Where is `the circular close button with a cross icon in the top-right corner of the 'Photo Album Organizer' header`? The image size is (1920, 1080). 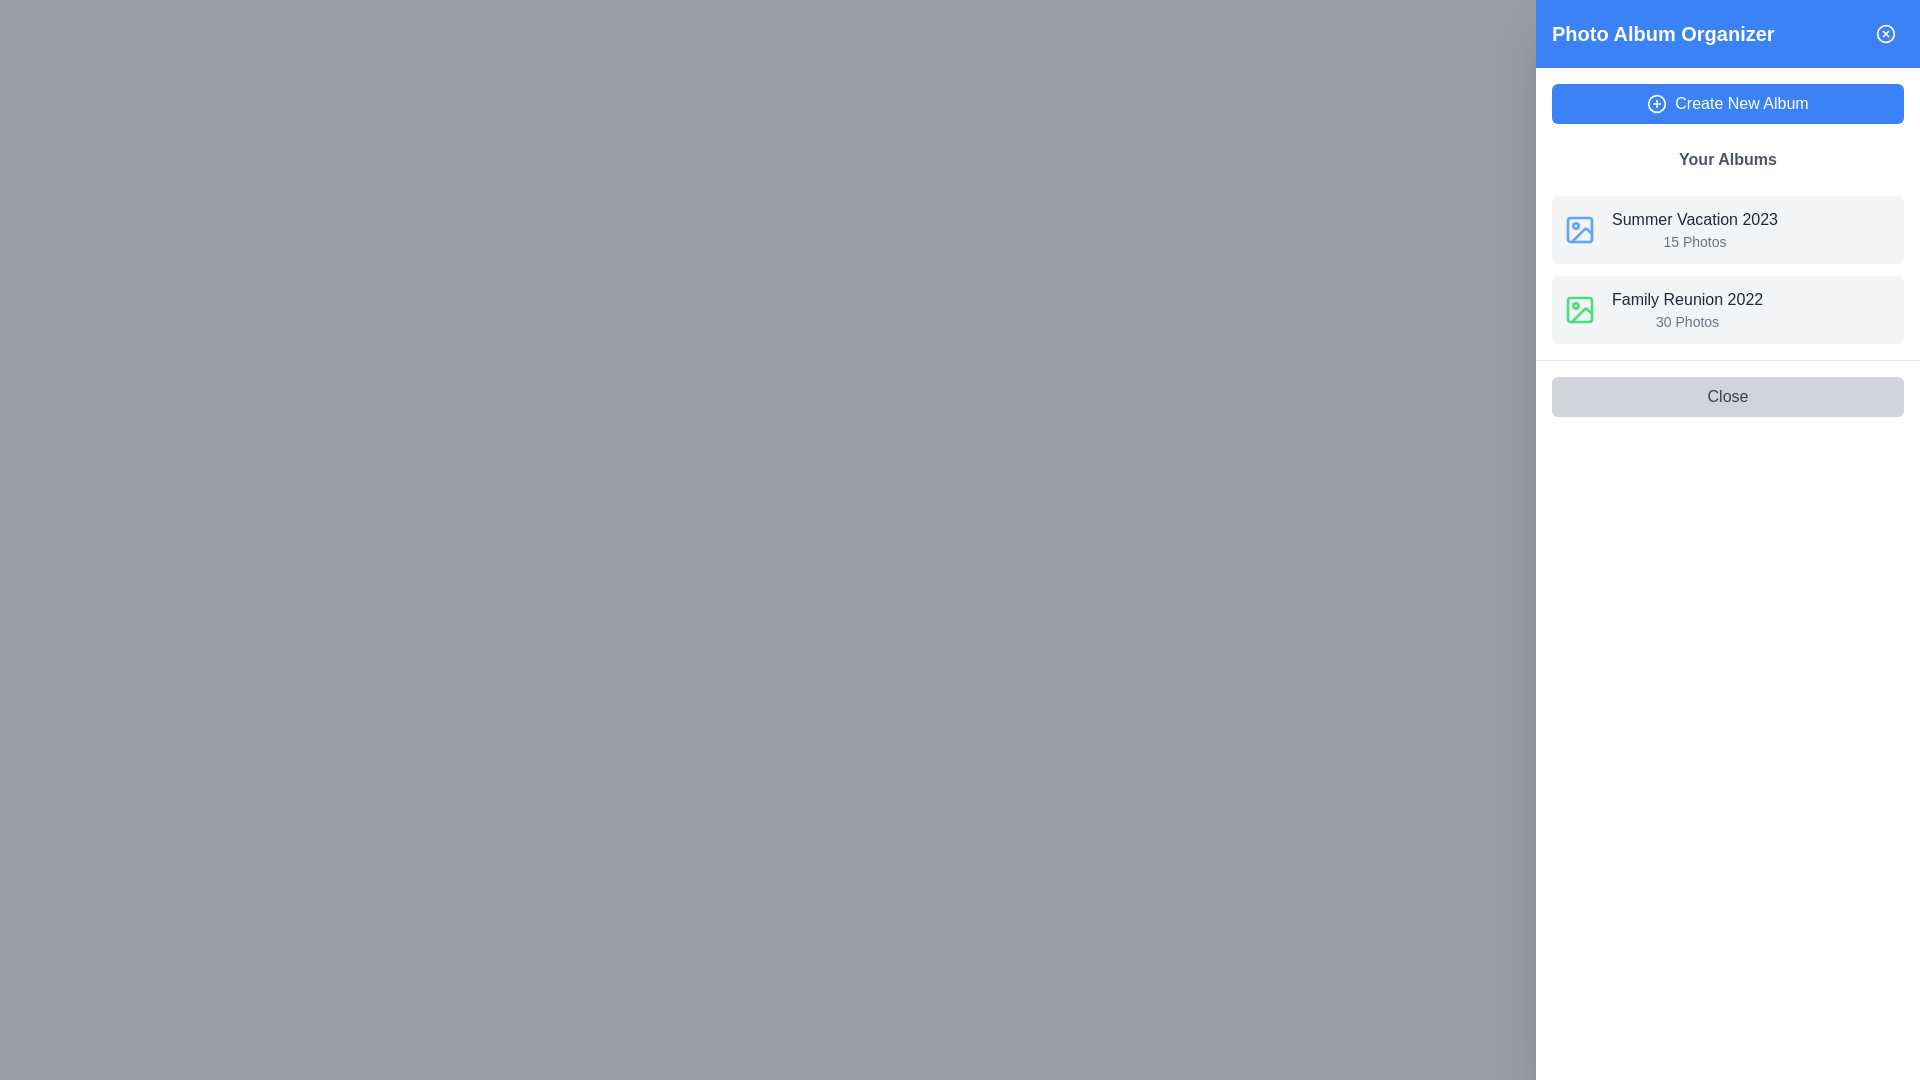
the circular close button with a cross icon in the top-right corner of the 'Photo Album Organizer' header is located at coordinates (1885, 34).